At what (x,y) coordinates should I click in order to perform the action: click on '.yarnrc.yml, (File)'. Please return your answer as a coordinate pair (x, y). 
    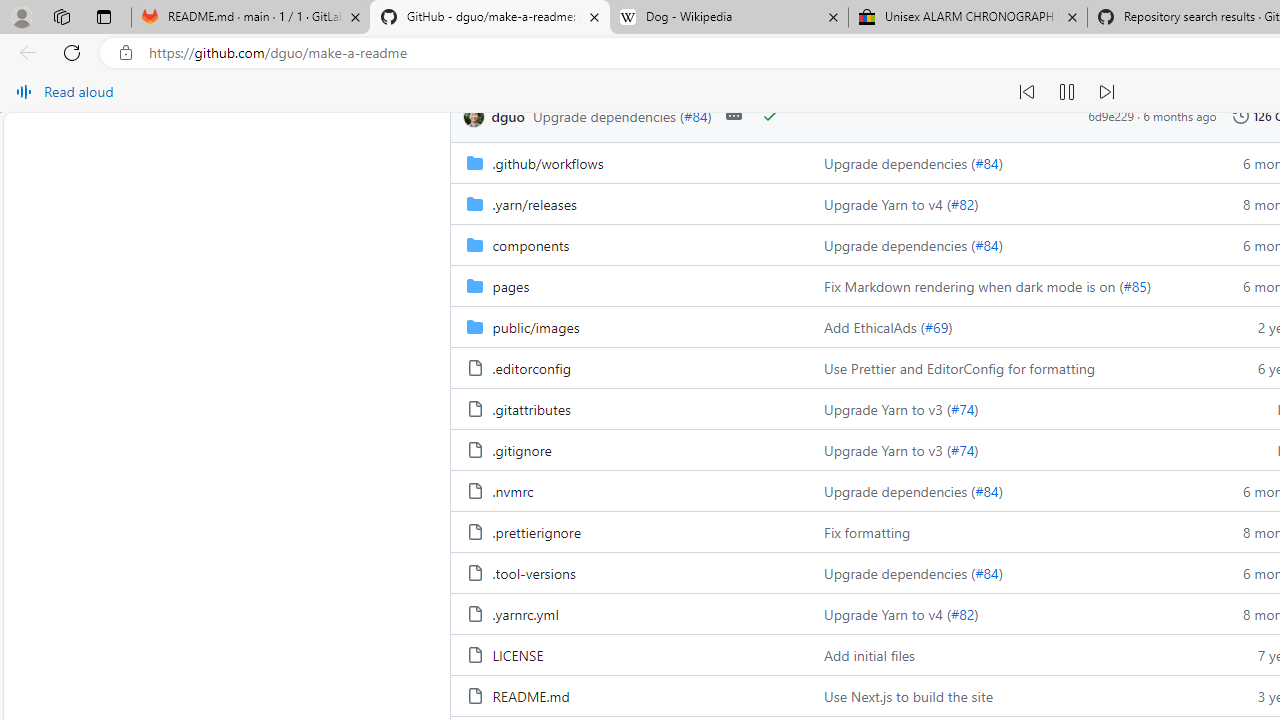
    Looking at the image, I should click on (525, 613).